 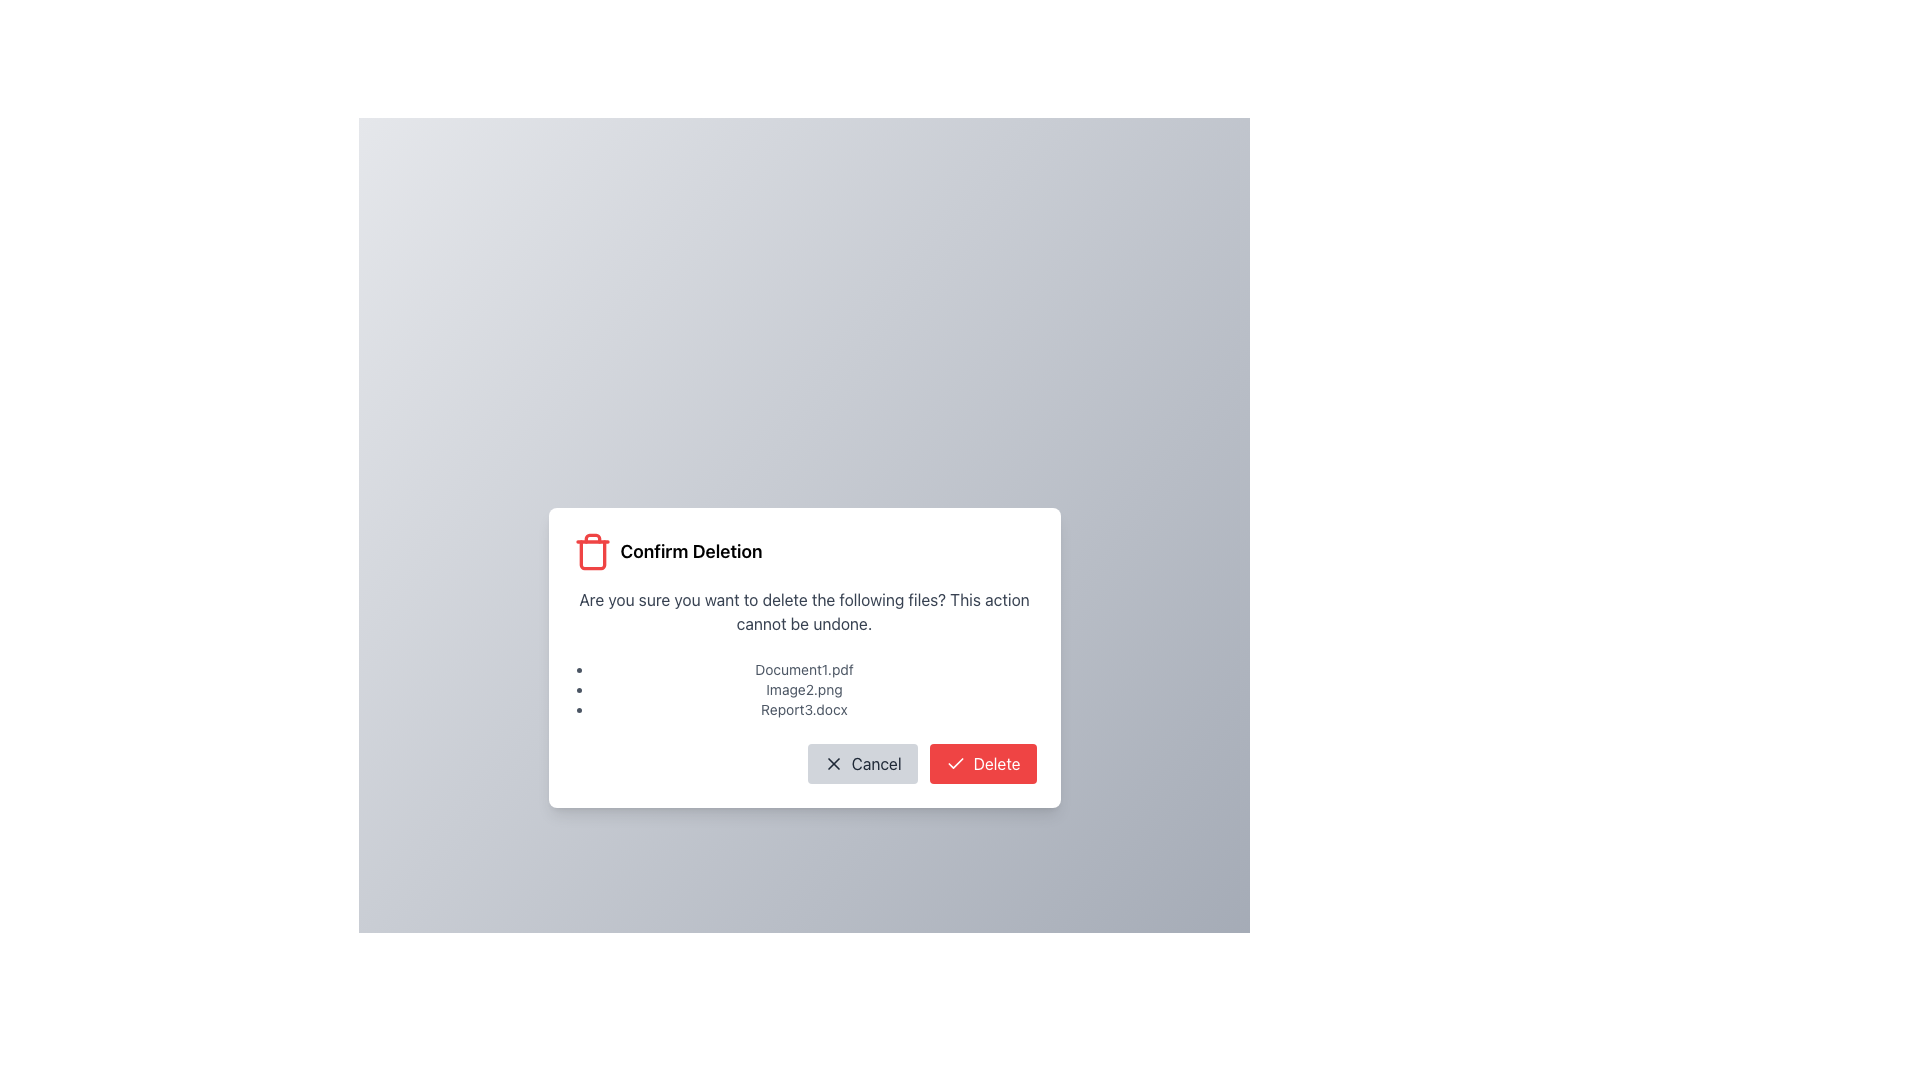 I want to click on the Text Label displaying the file name 'Image2.png', which is the second item in the deletion confirmation dialog, so click(x=804, y=689).